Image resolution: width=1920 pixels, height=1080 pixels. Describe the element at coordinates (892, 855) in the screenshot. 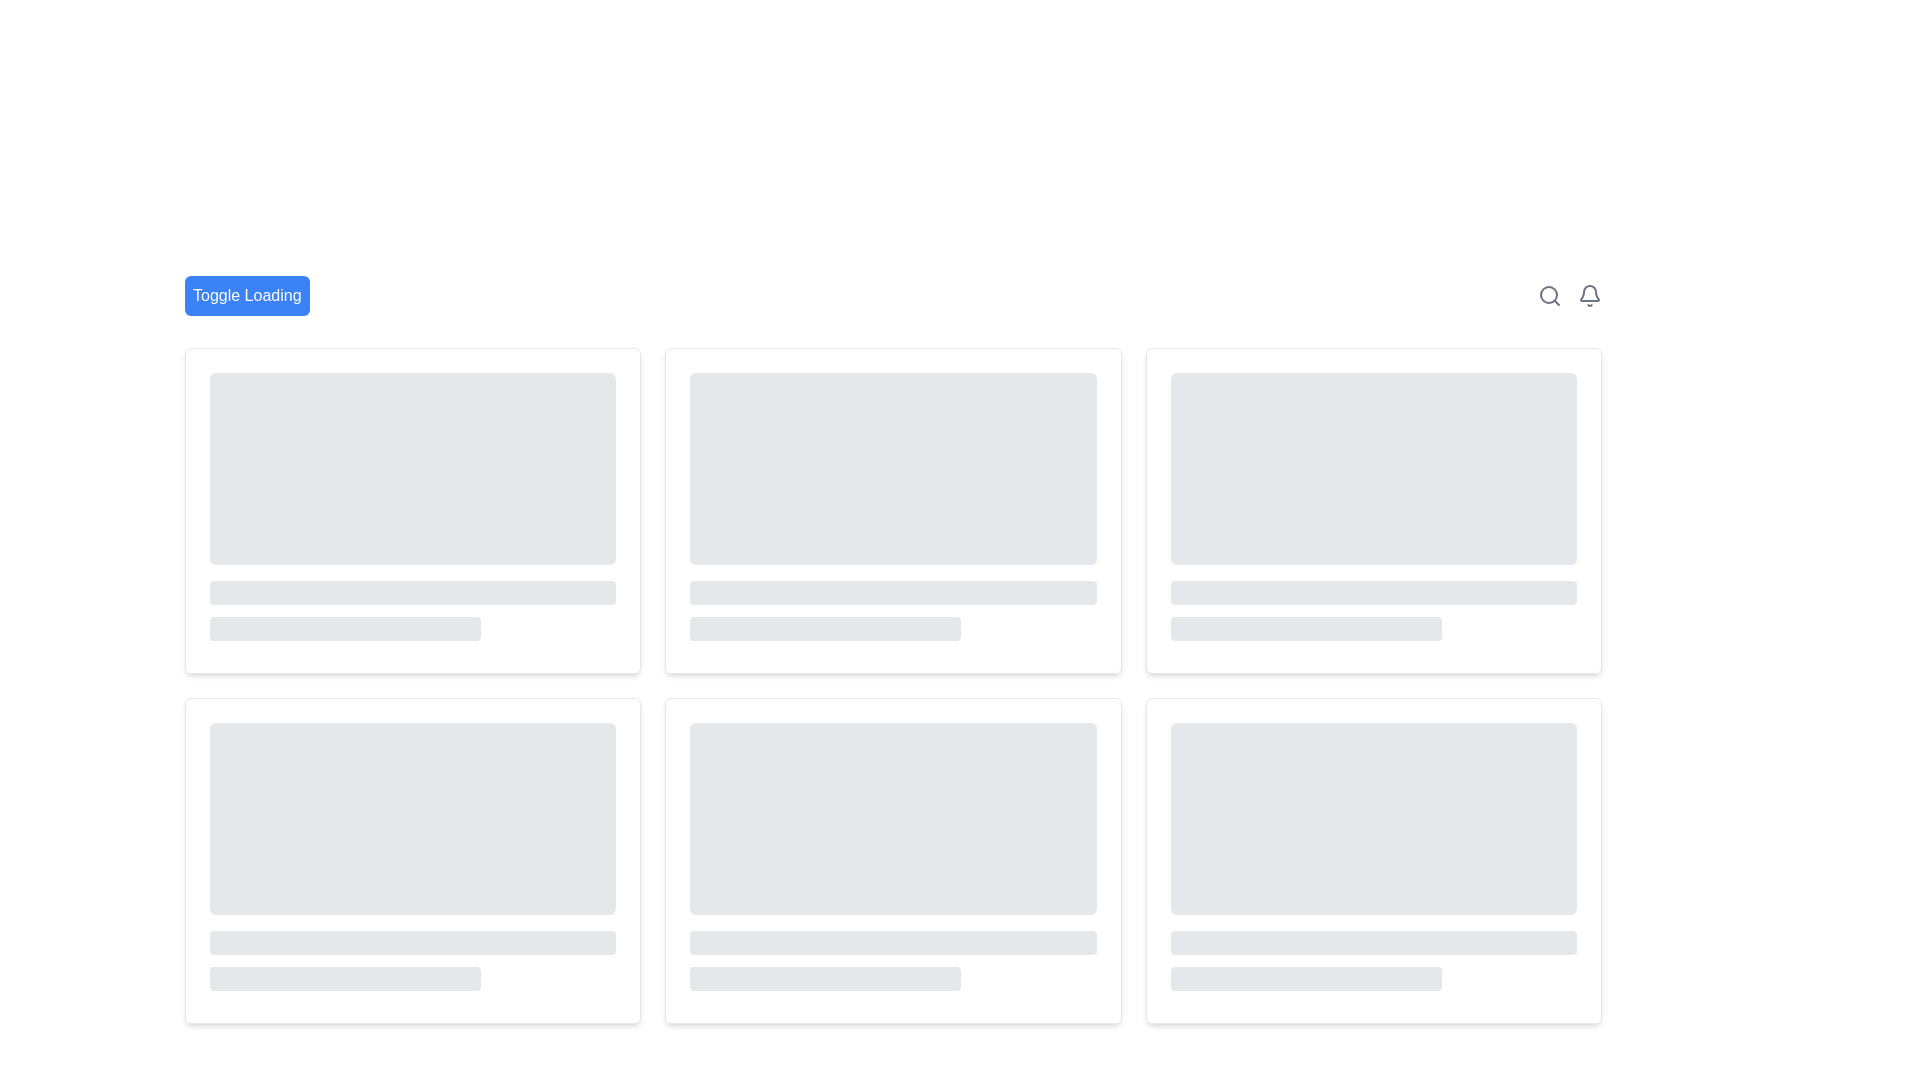

I see `the loading animation in the gray rectangular placeholder located in the third column of the second row of cards` at that location.